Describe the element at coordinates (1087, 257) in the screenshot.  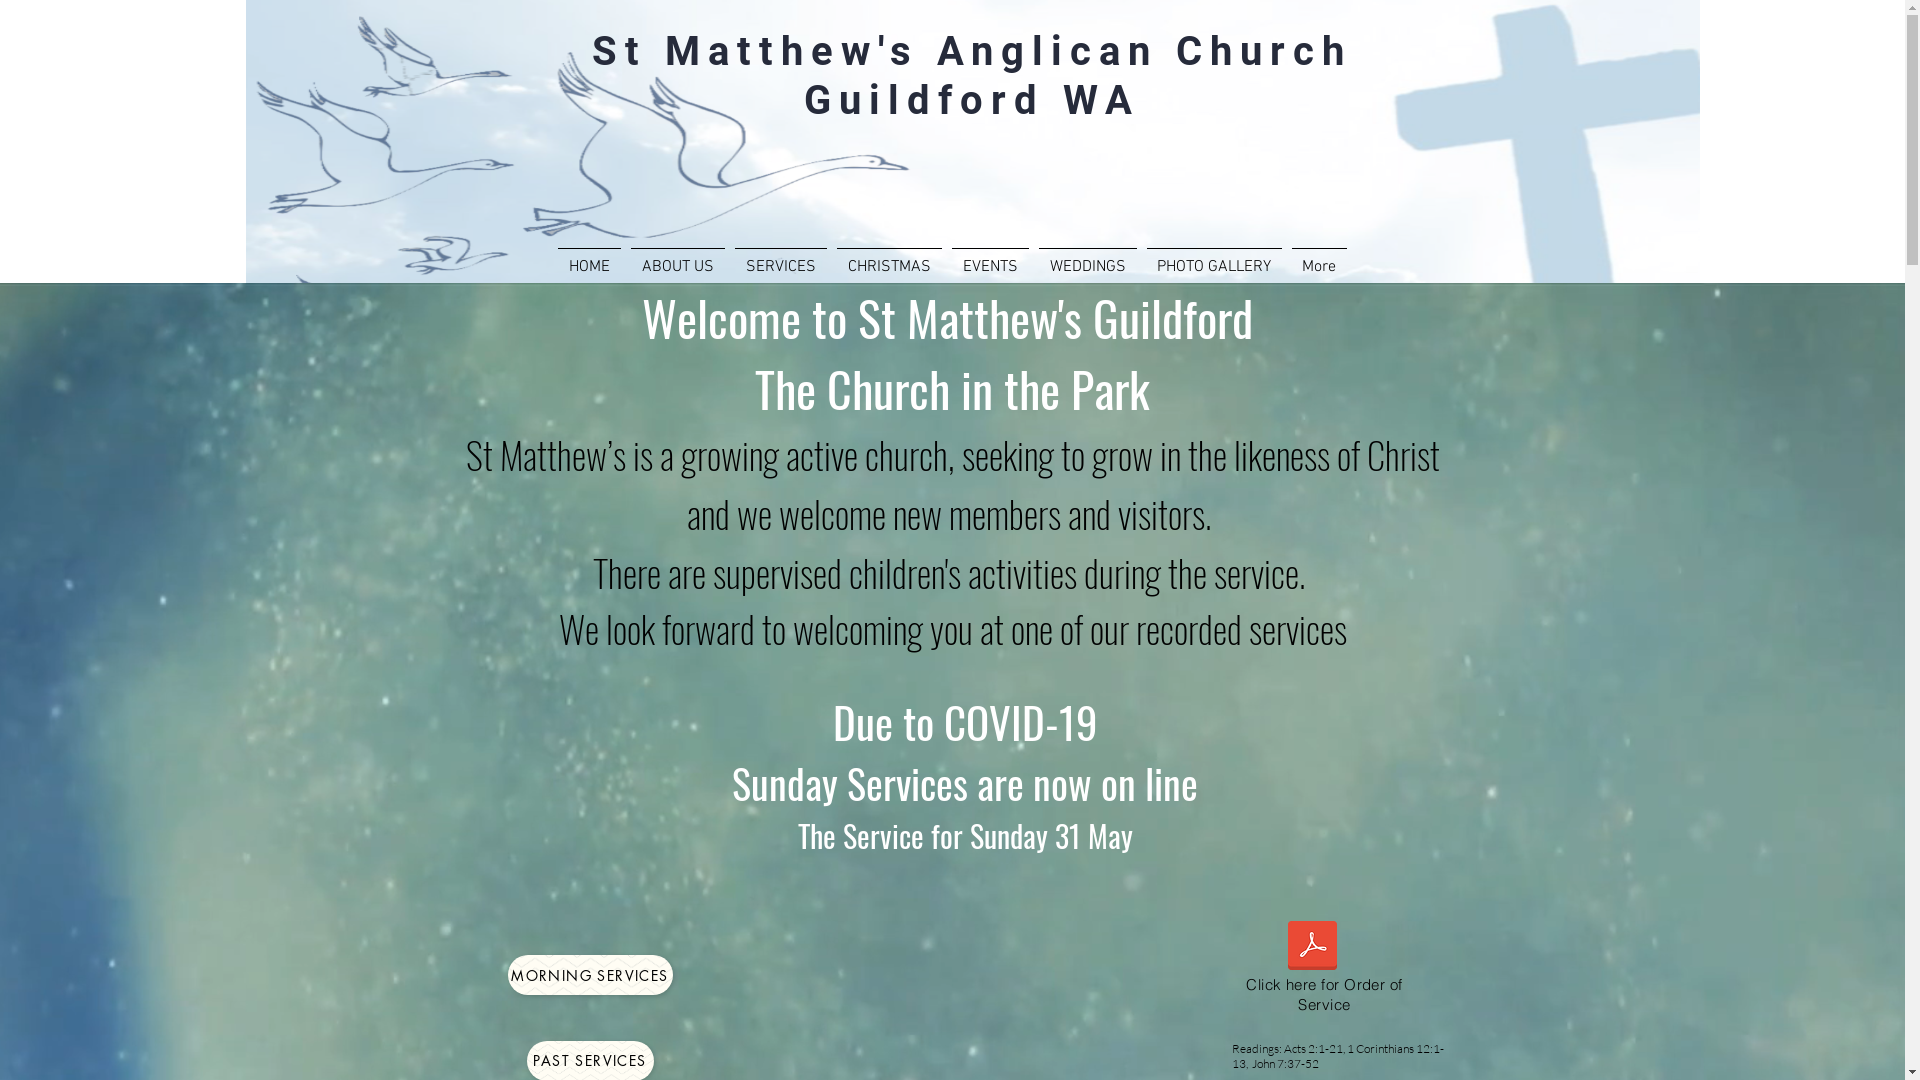
I see `'WEDDINGS'` at that location.